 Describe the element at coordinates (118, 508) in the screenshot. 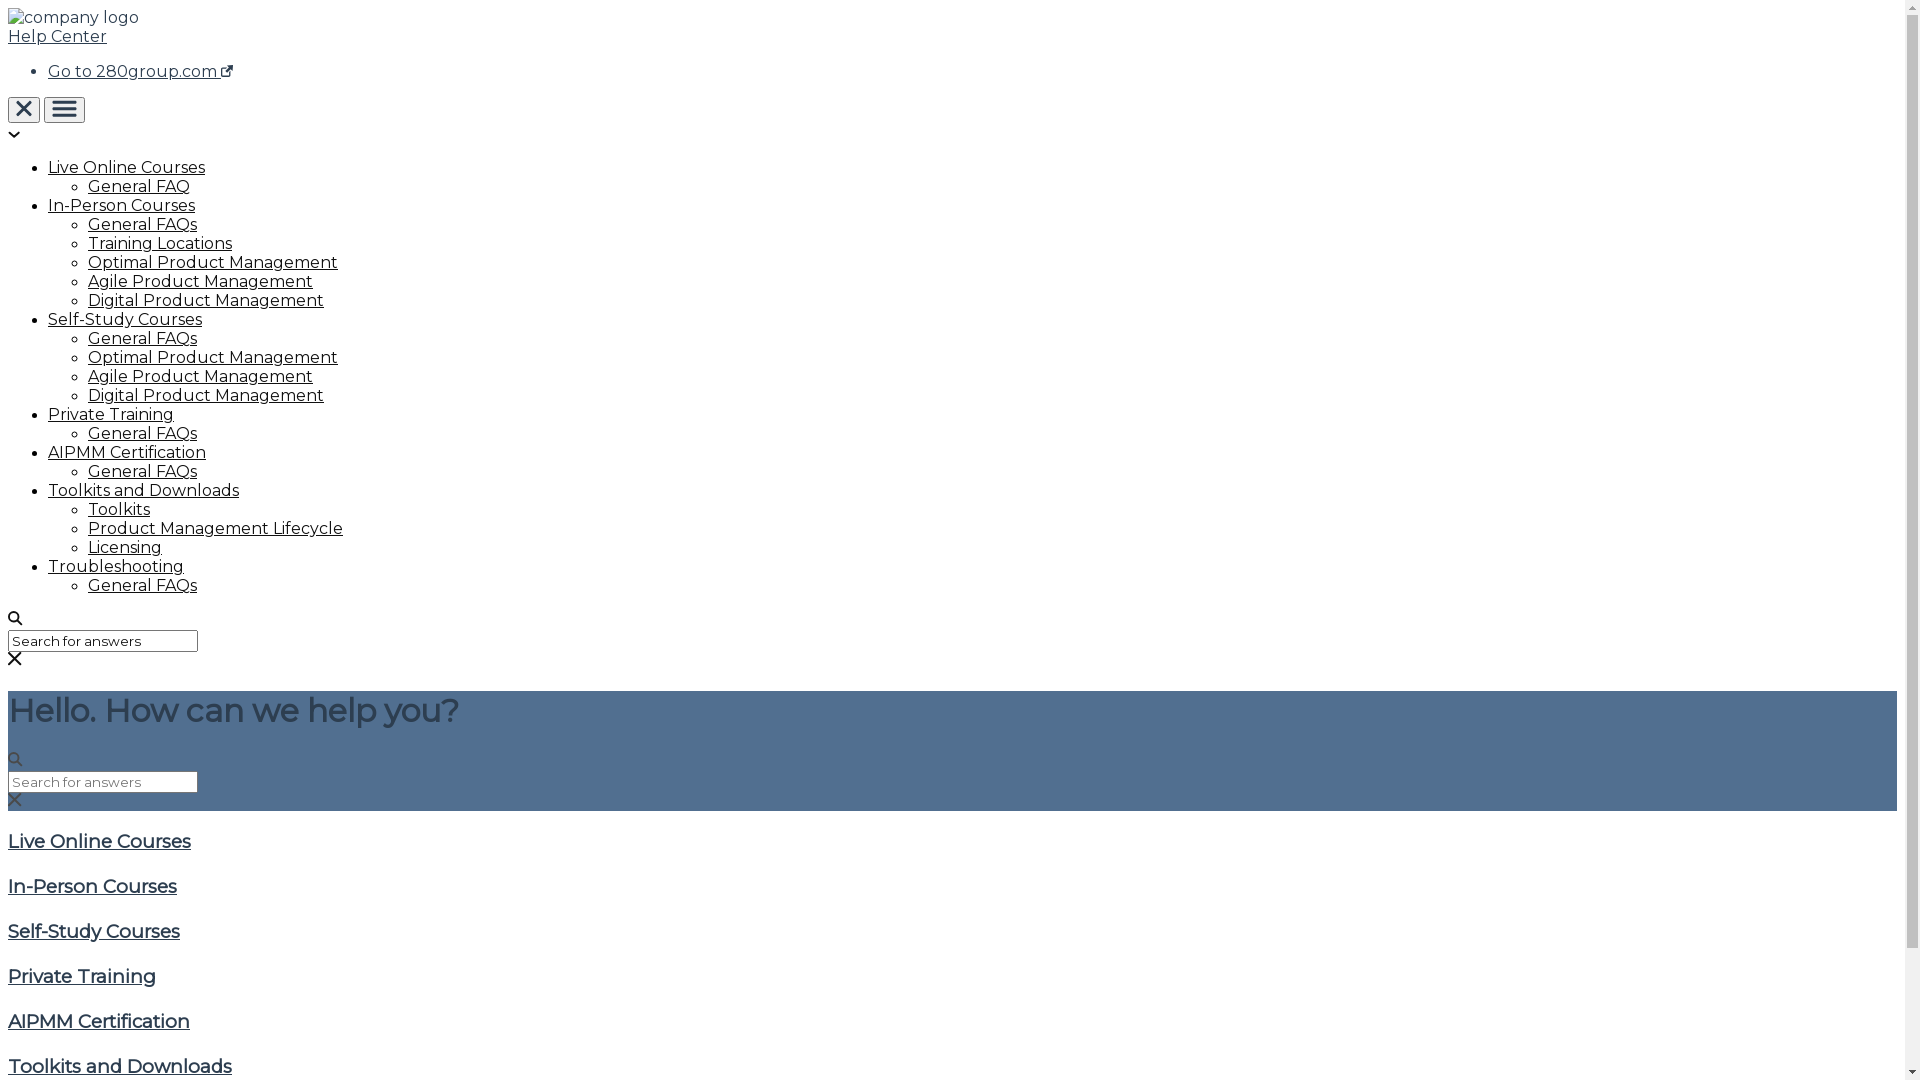

I see `'Toolkits'` at that location.